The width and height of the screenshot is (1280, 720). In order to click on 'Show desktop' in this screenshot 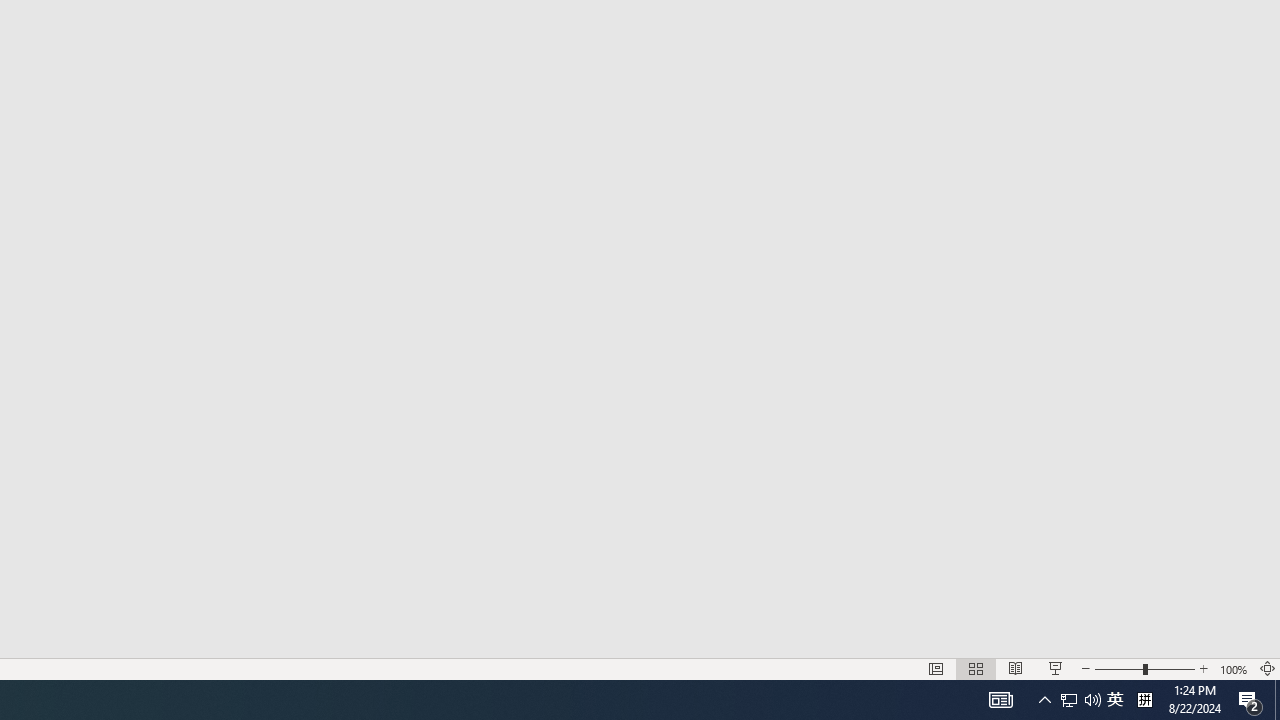, I will do `click(1276, 698)`.